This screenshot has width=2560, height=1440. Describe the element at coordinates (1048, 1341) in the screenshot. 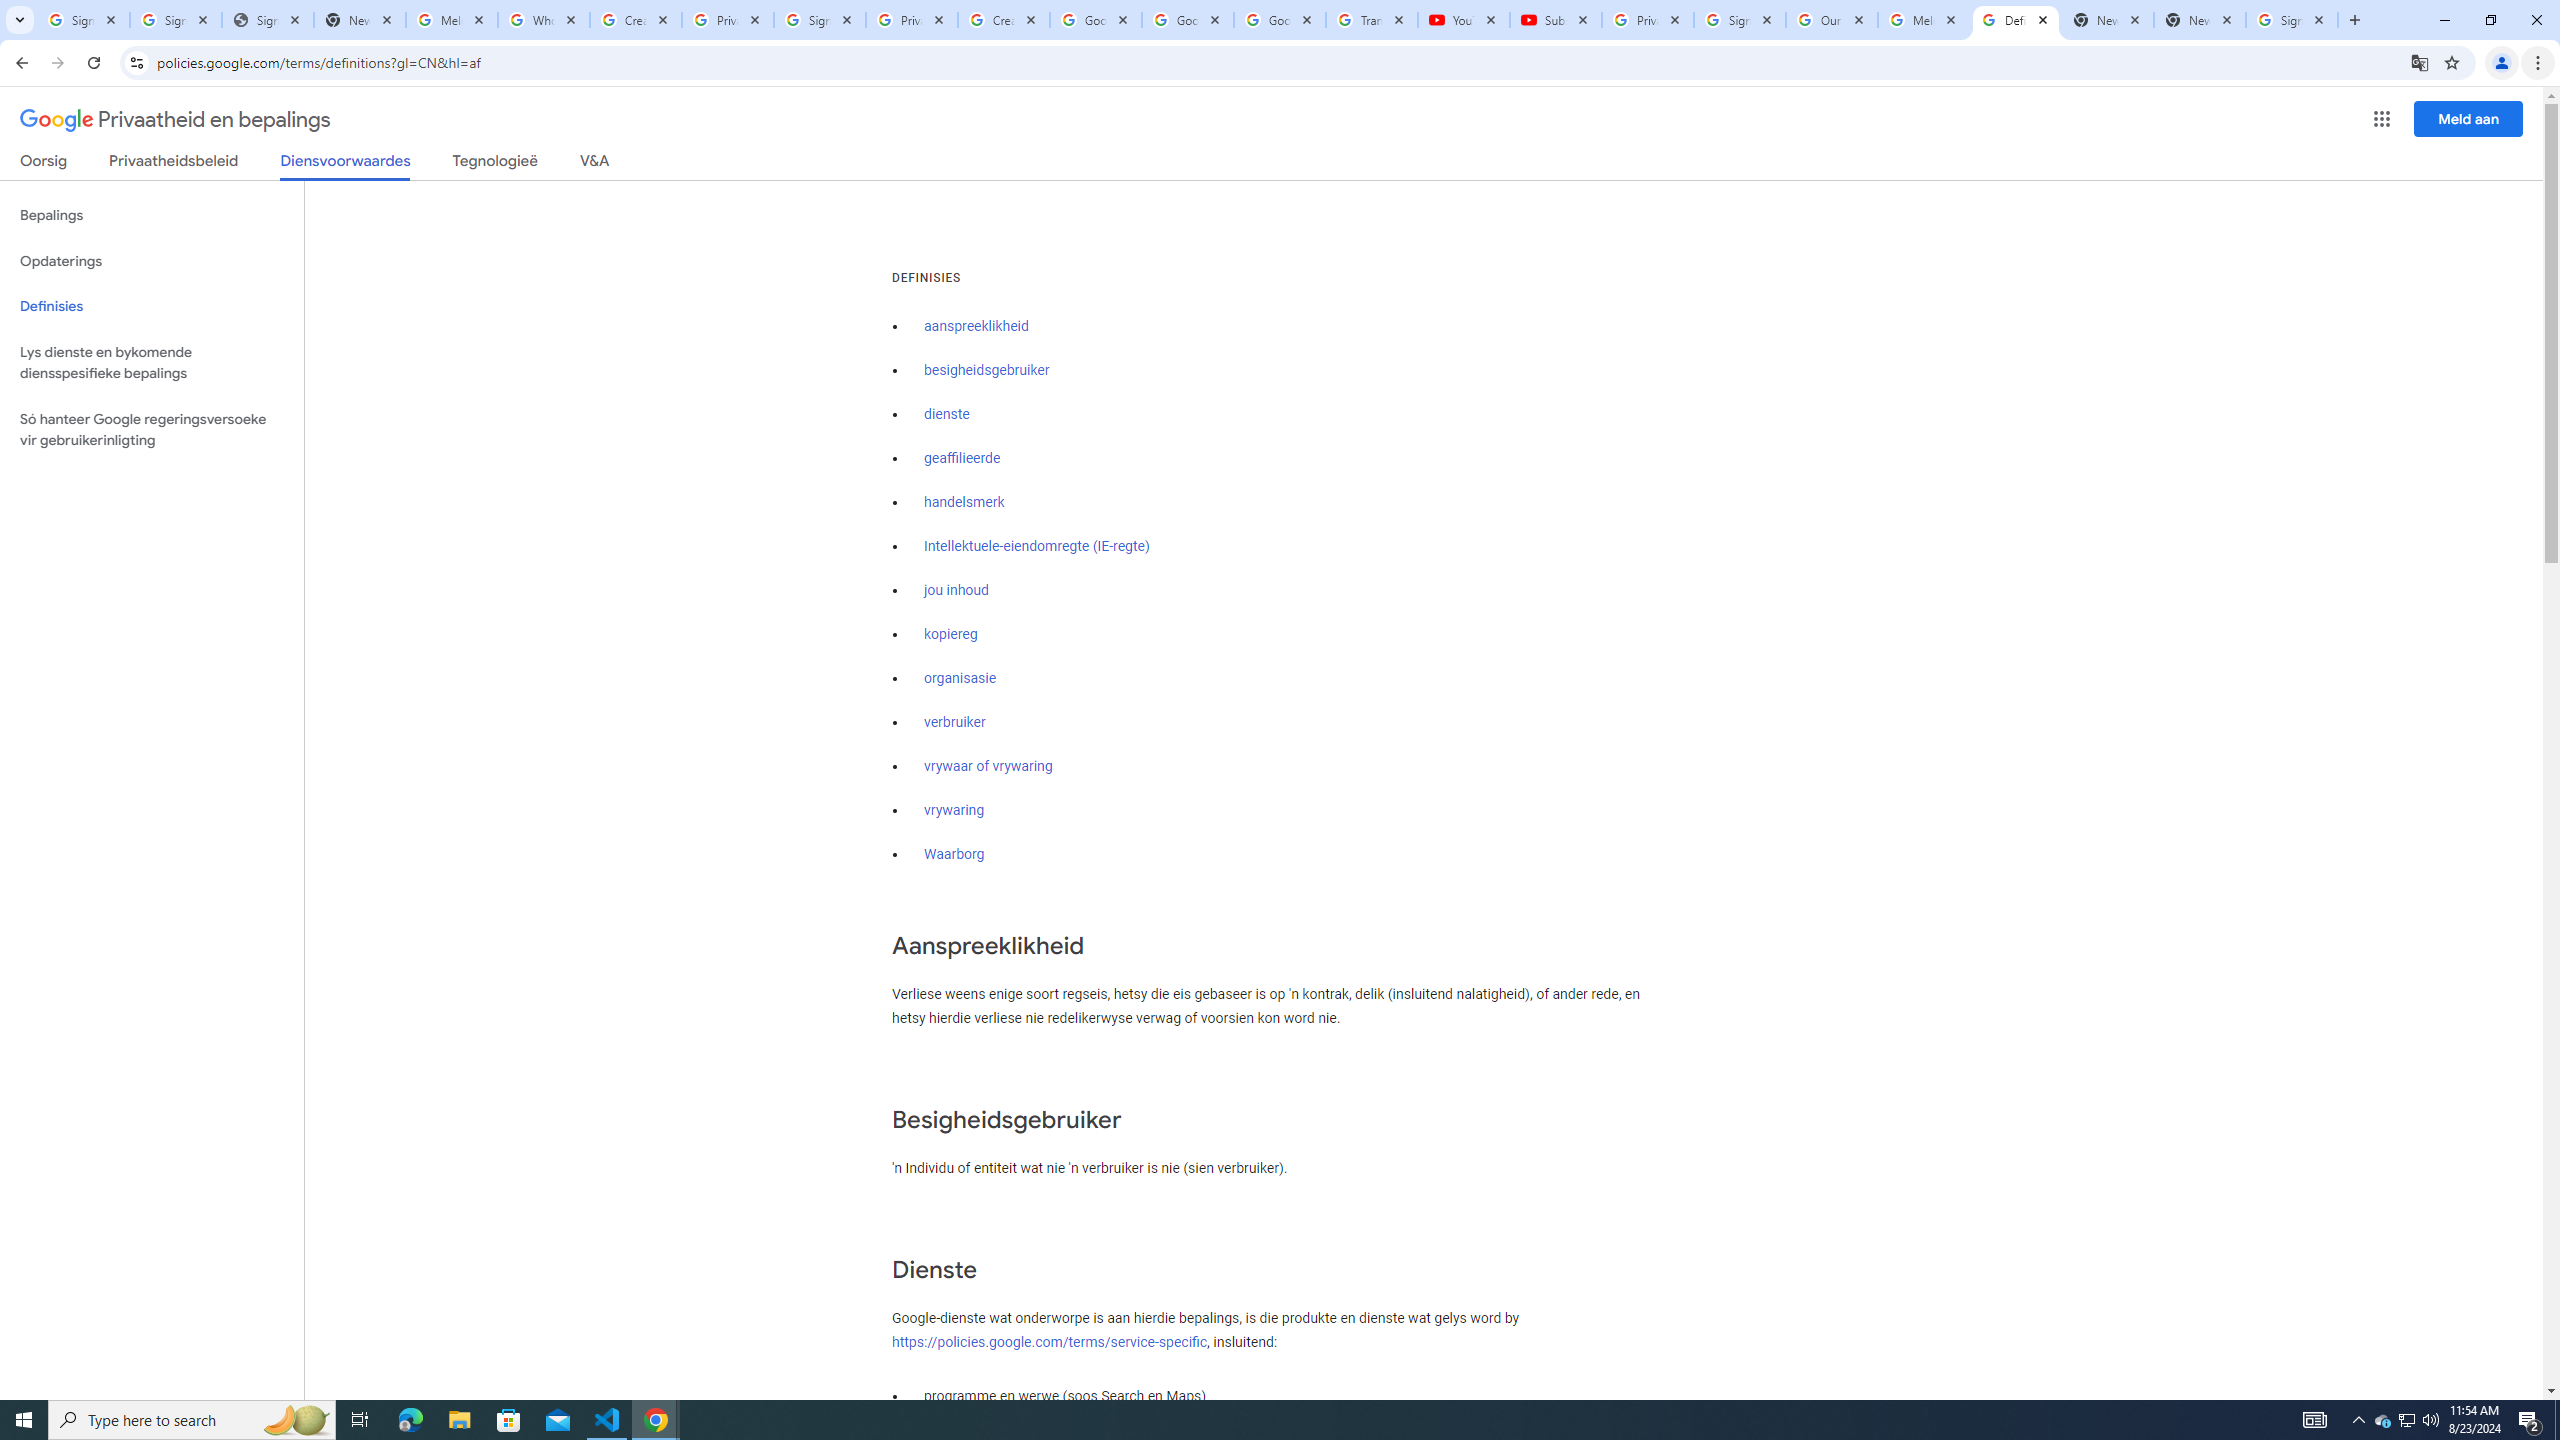

I see `'https://policies.google.com/terms/service-specific'` at that location.